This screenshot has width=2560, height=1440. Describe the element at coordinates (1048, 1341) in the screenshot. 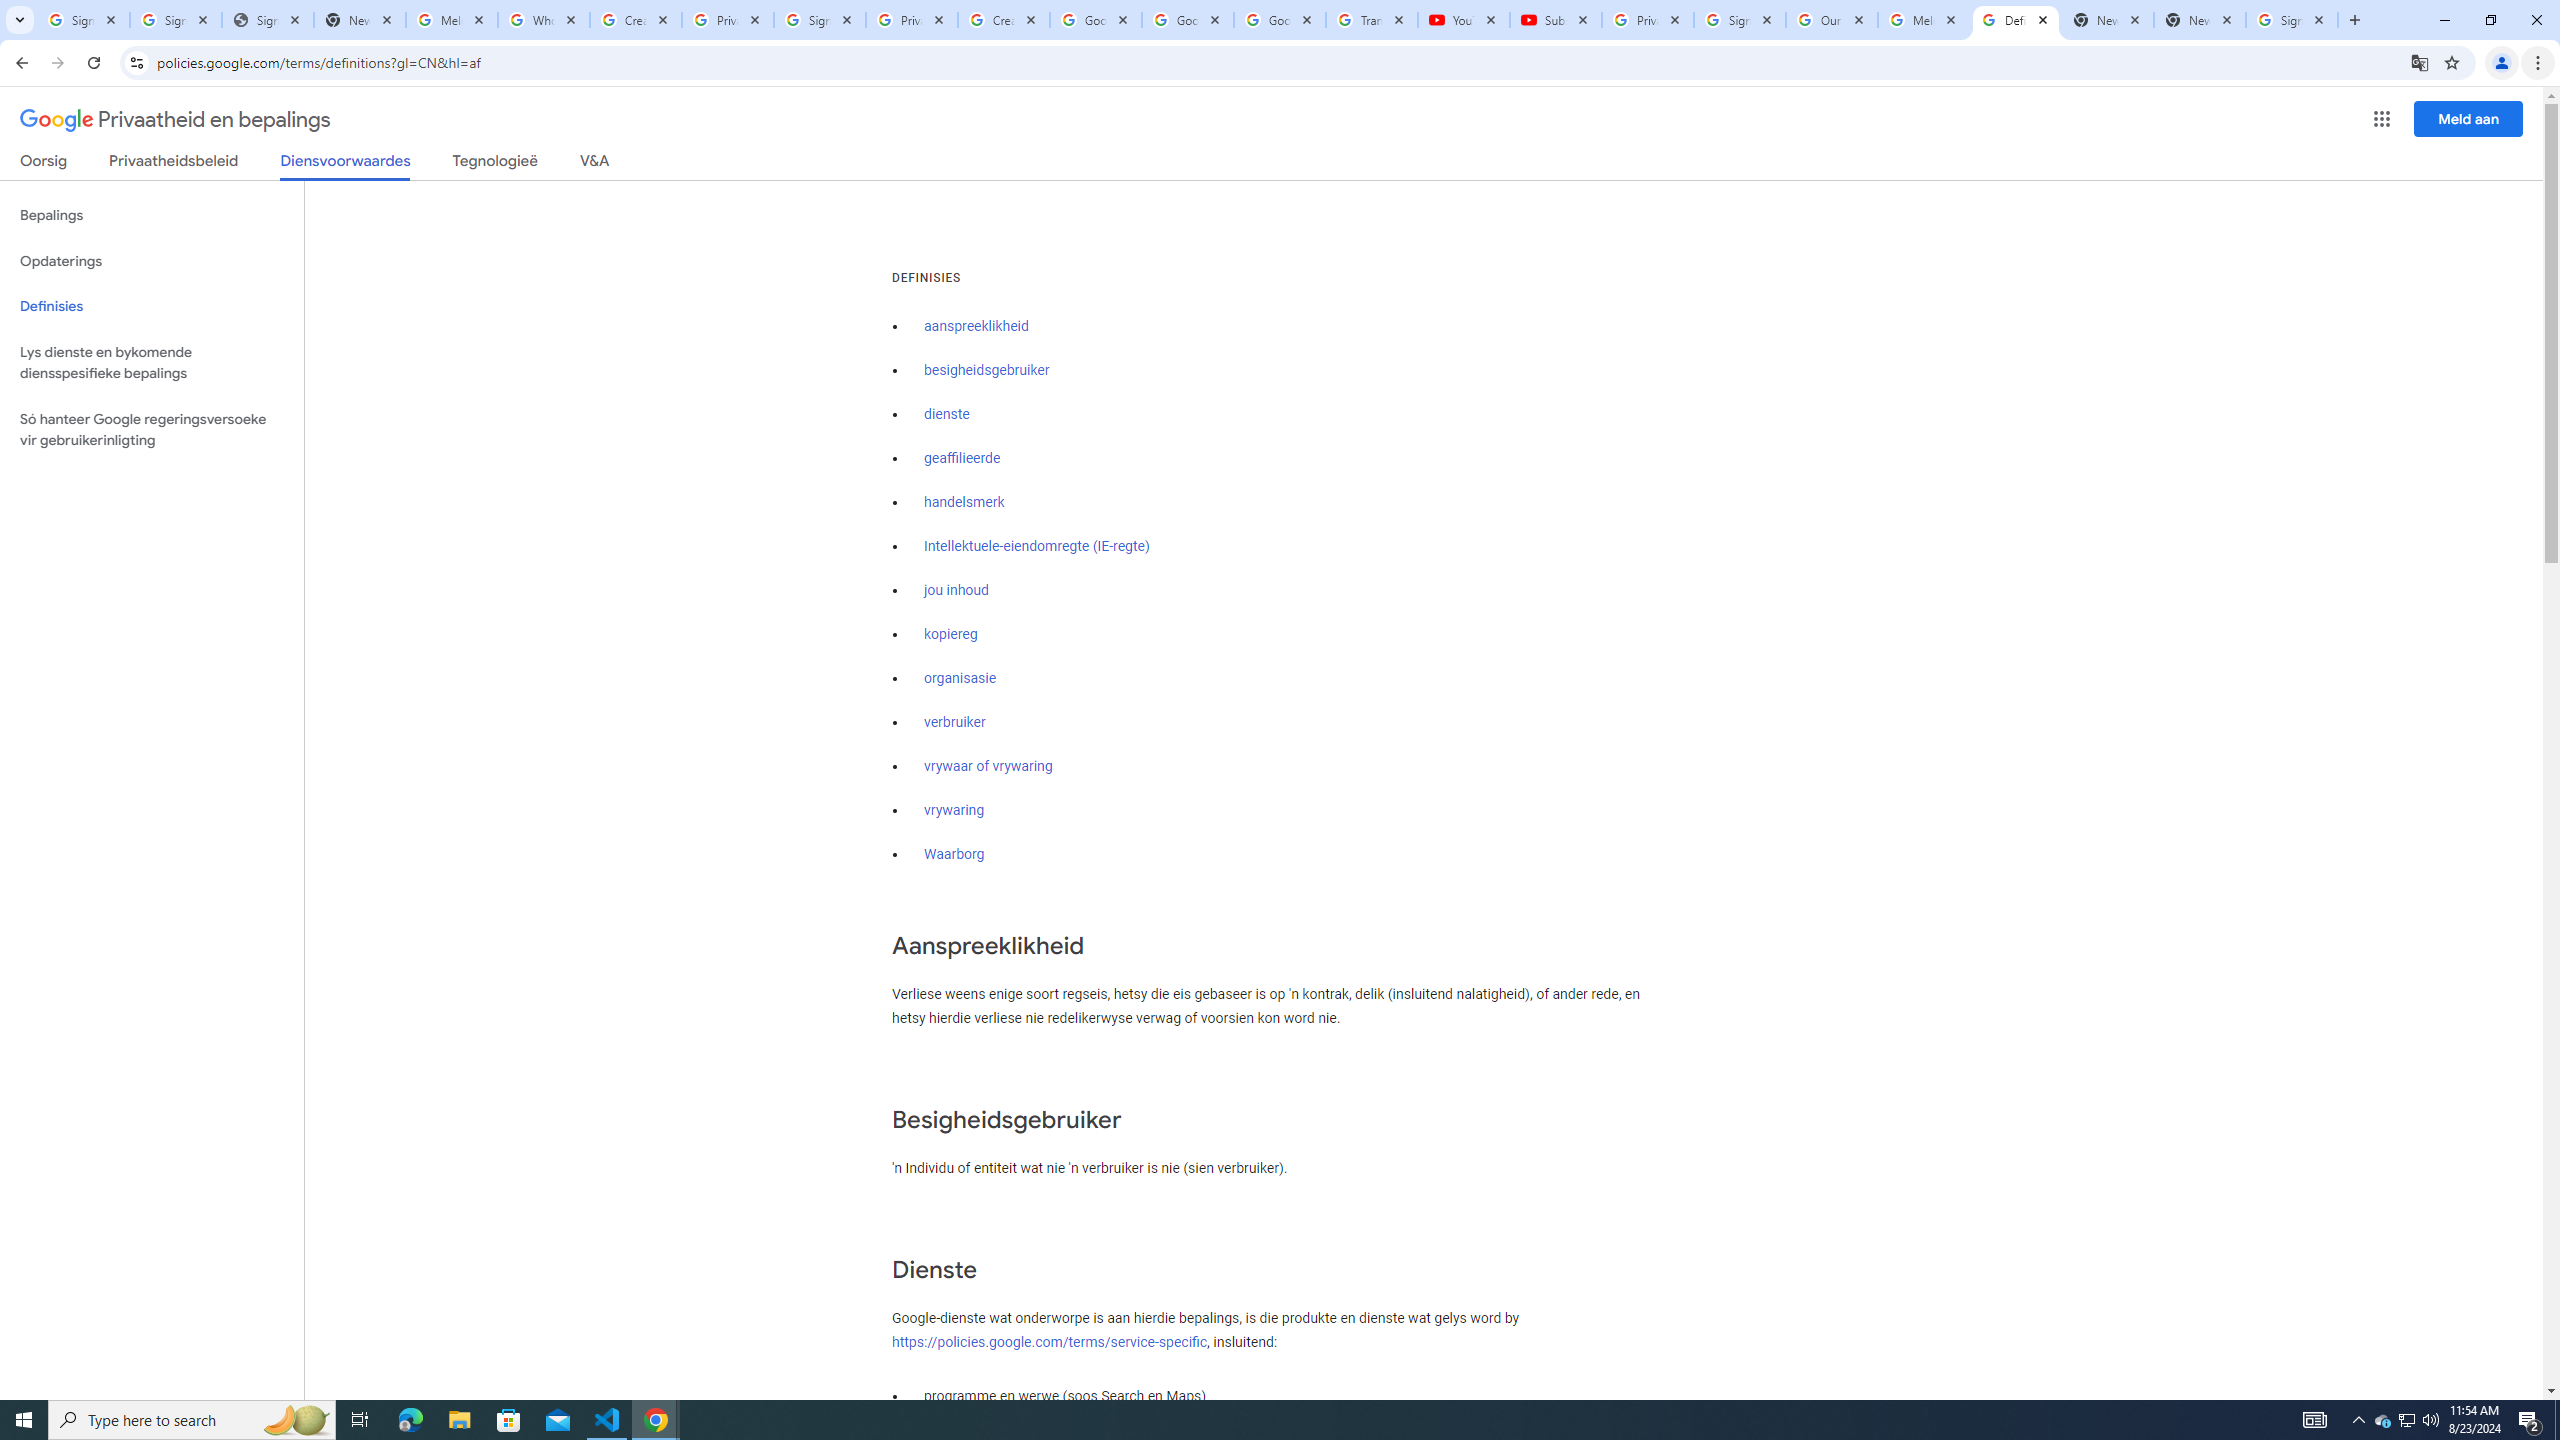

I see `'https://policies.google.com/terms/service-specific'` at that location.